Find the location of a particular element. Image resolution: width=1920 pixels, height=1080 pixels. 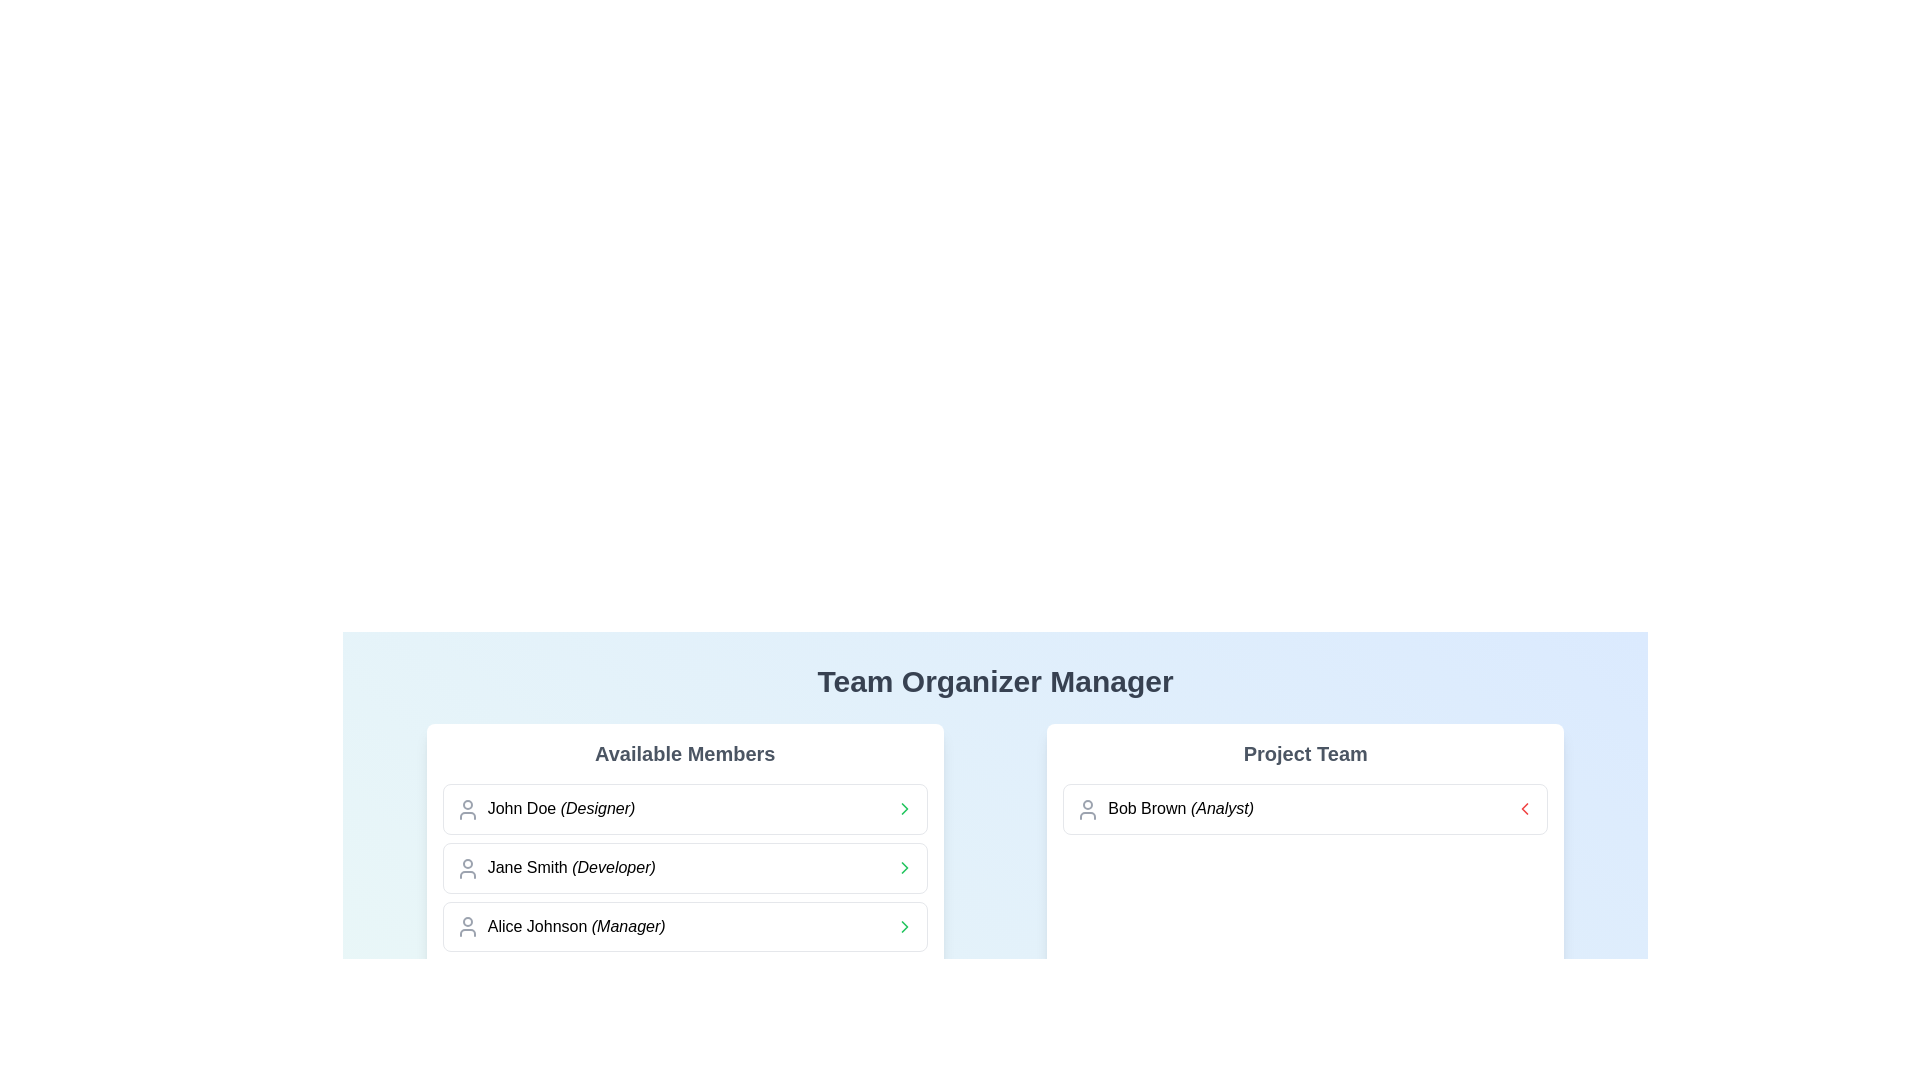

the selectable user profile item for 'Jane Smith,' identified as a Developer is located at coordinates (685, 867).